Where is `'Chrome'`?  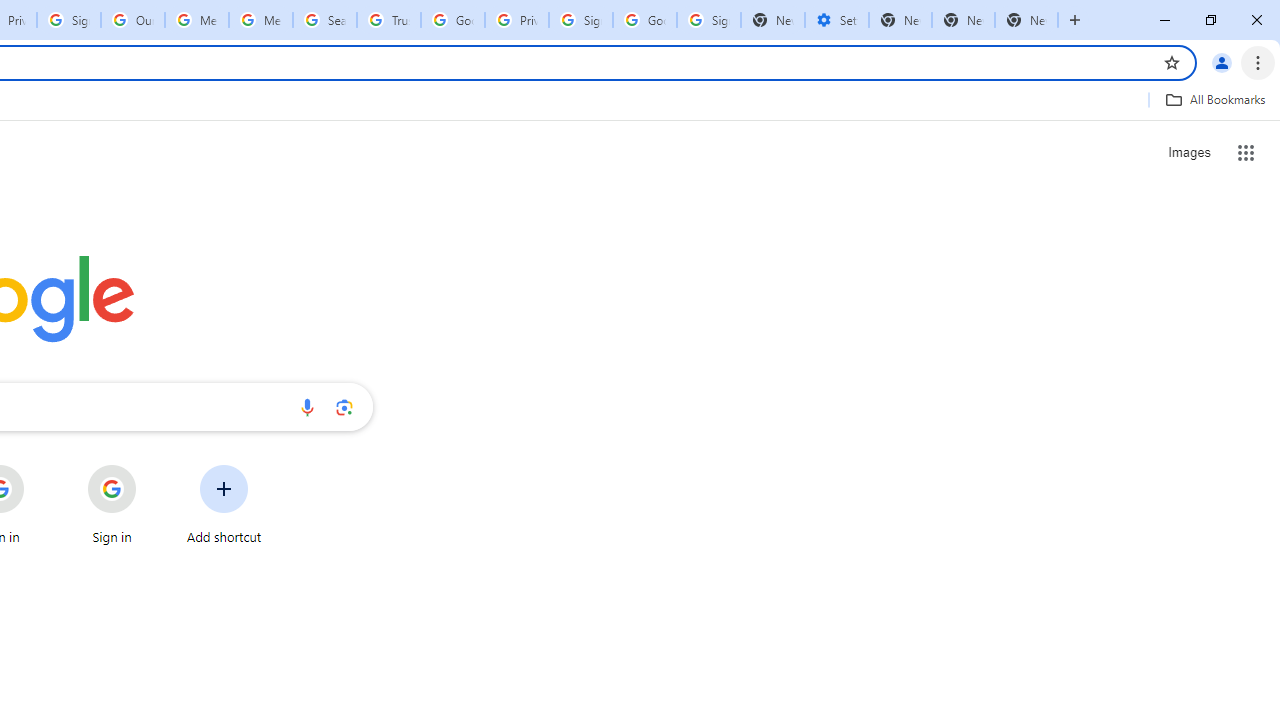 'Chrome' is located at coordinates (1259, 61).